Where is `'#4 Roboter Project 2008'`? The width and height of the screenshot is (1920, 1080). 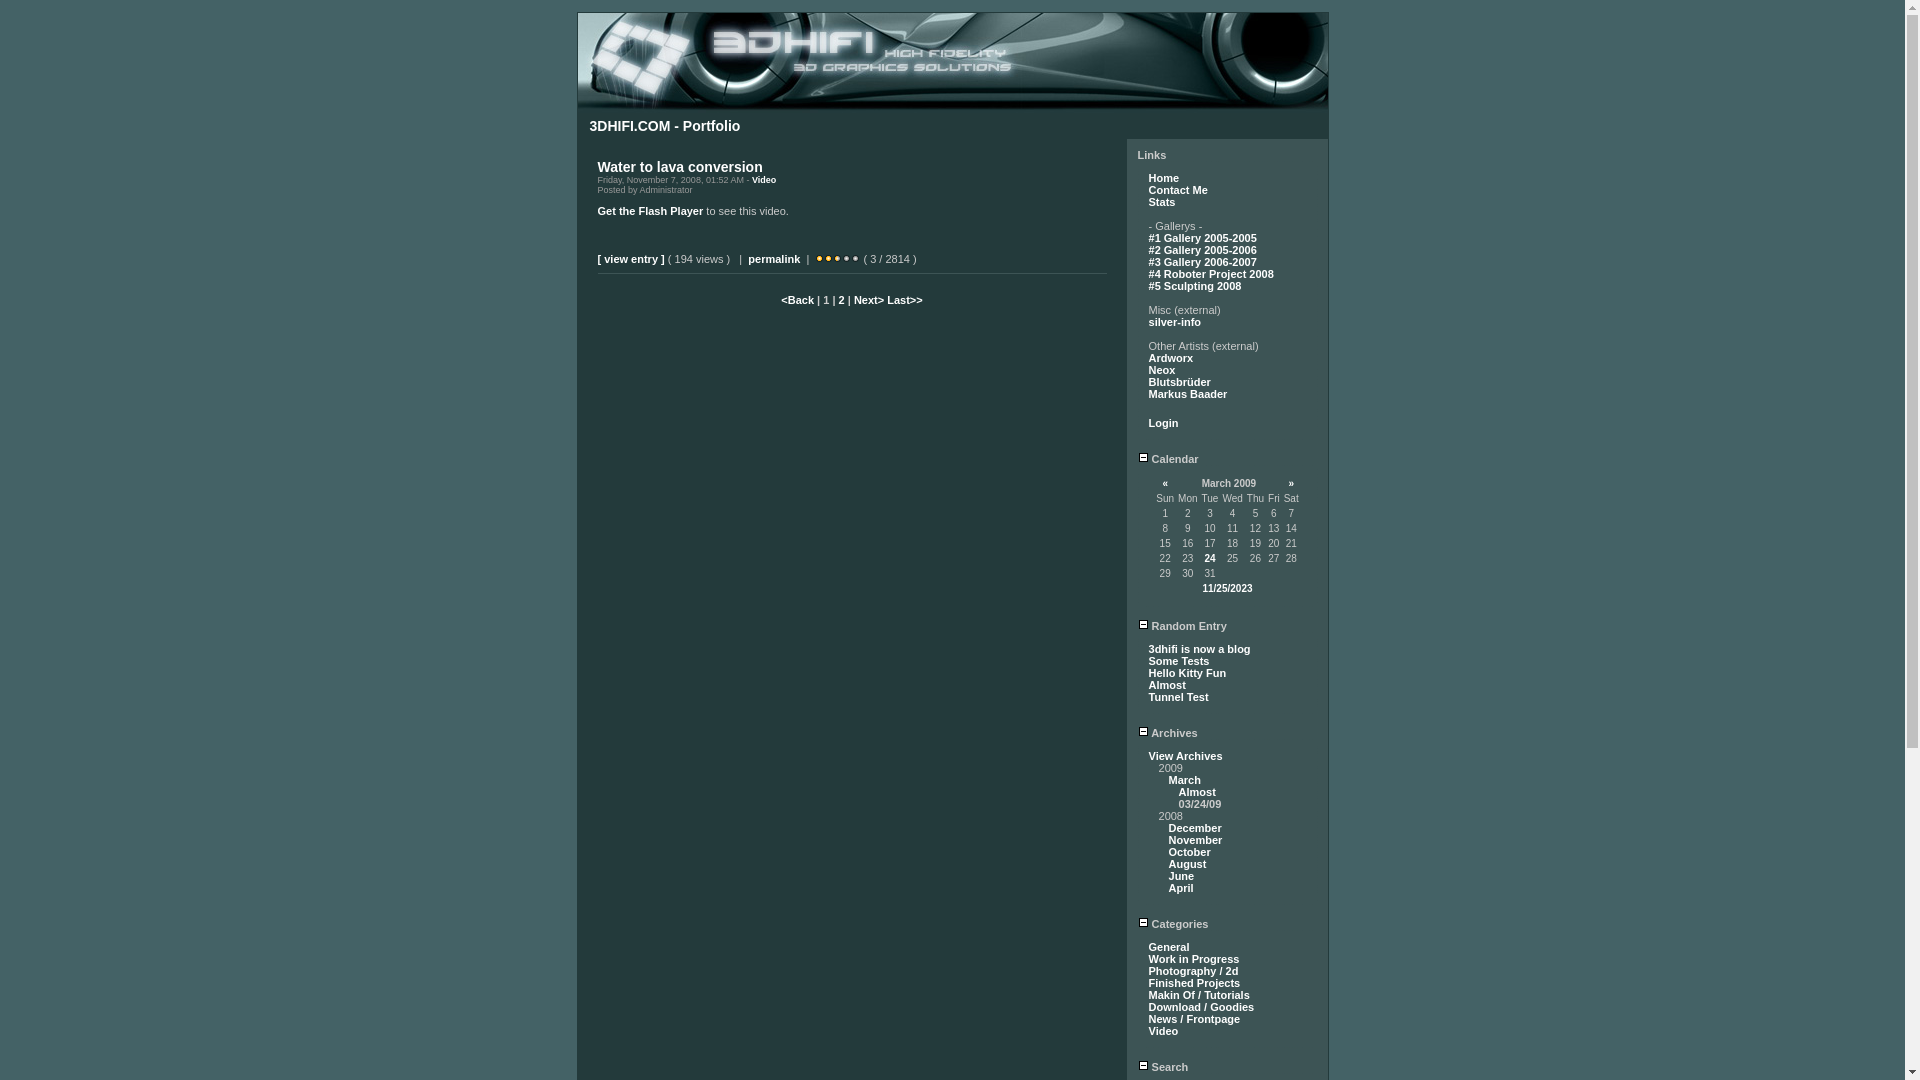 '#4 Roboter Project 2008' is located at coordinates (1210, 273).